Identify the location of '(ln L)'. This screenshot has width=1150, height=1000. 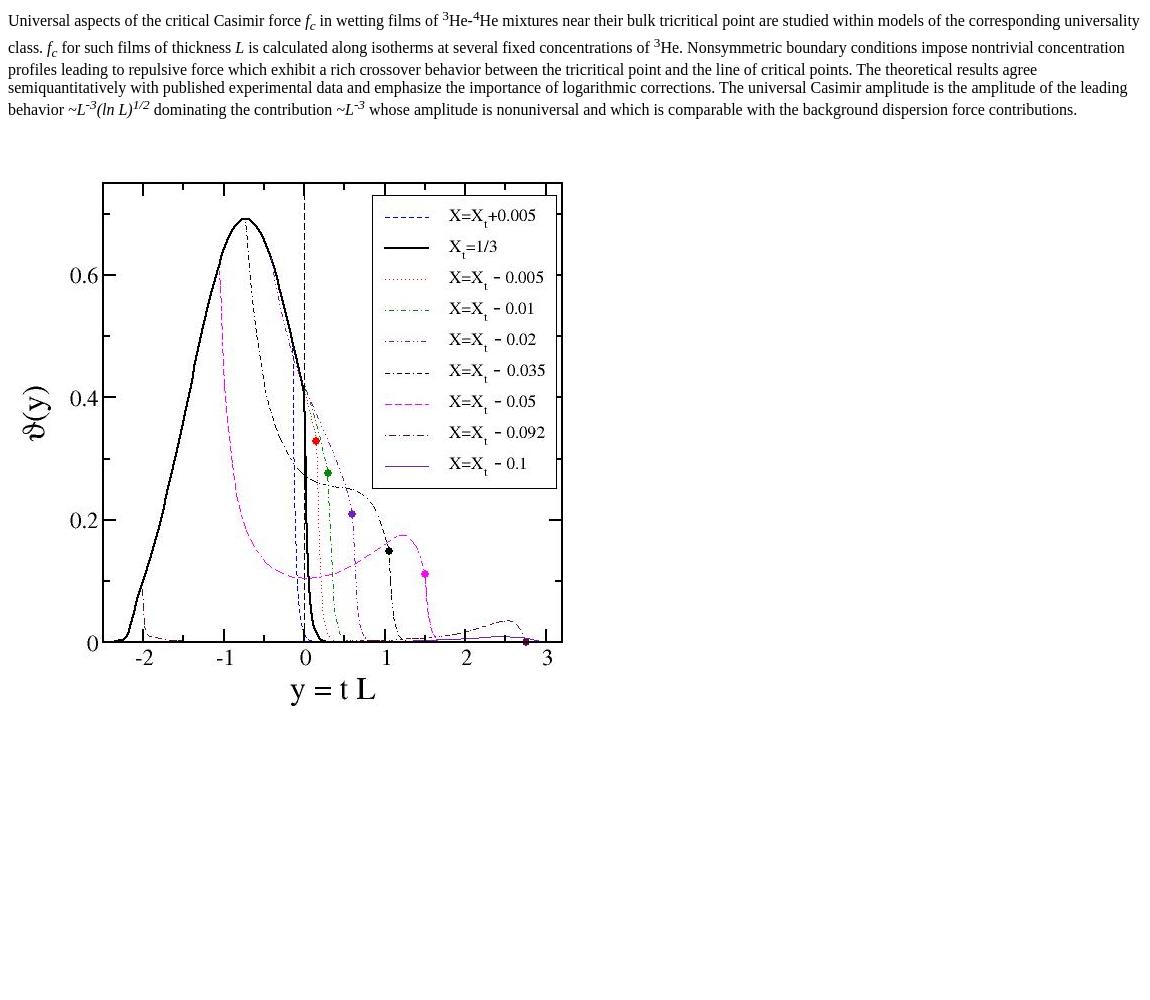
(112, 108).